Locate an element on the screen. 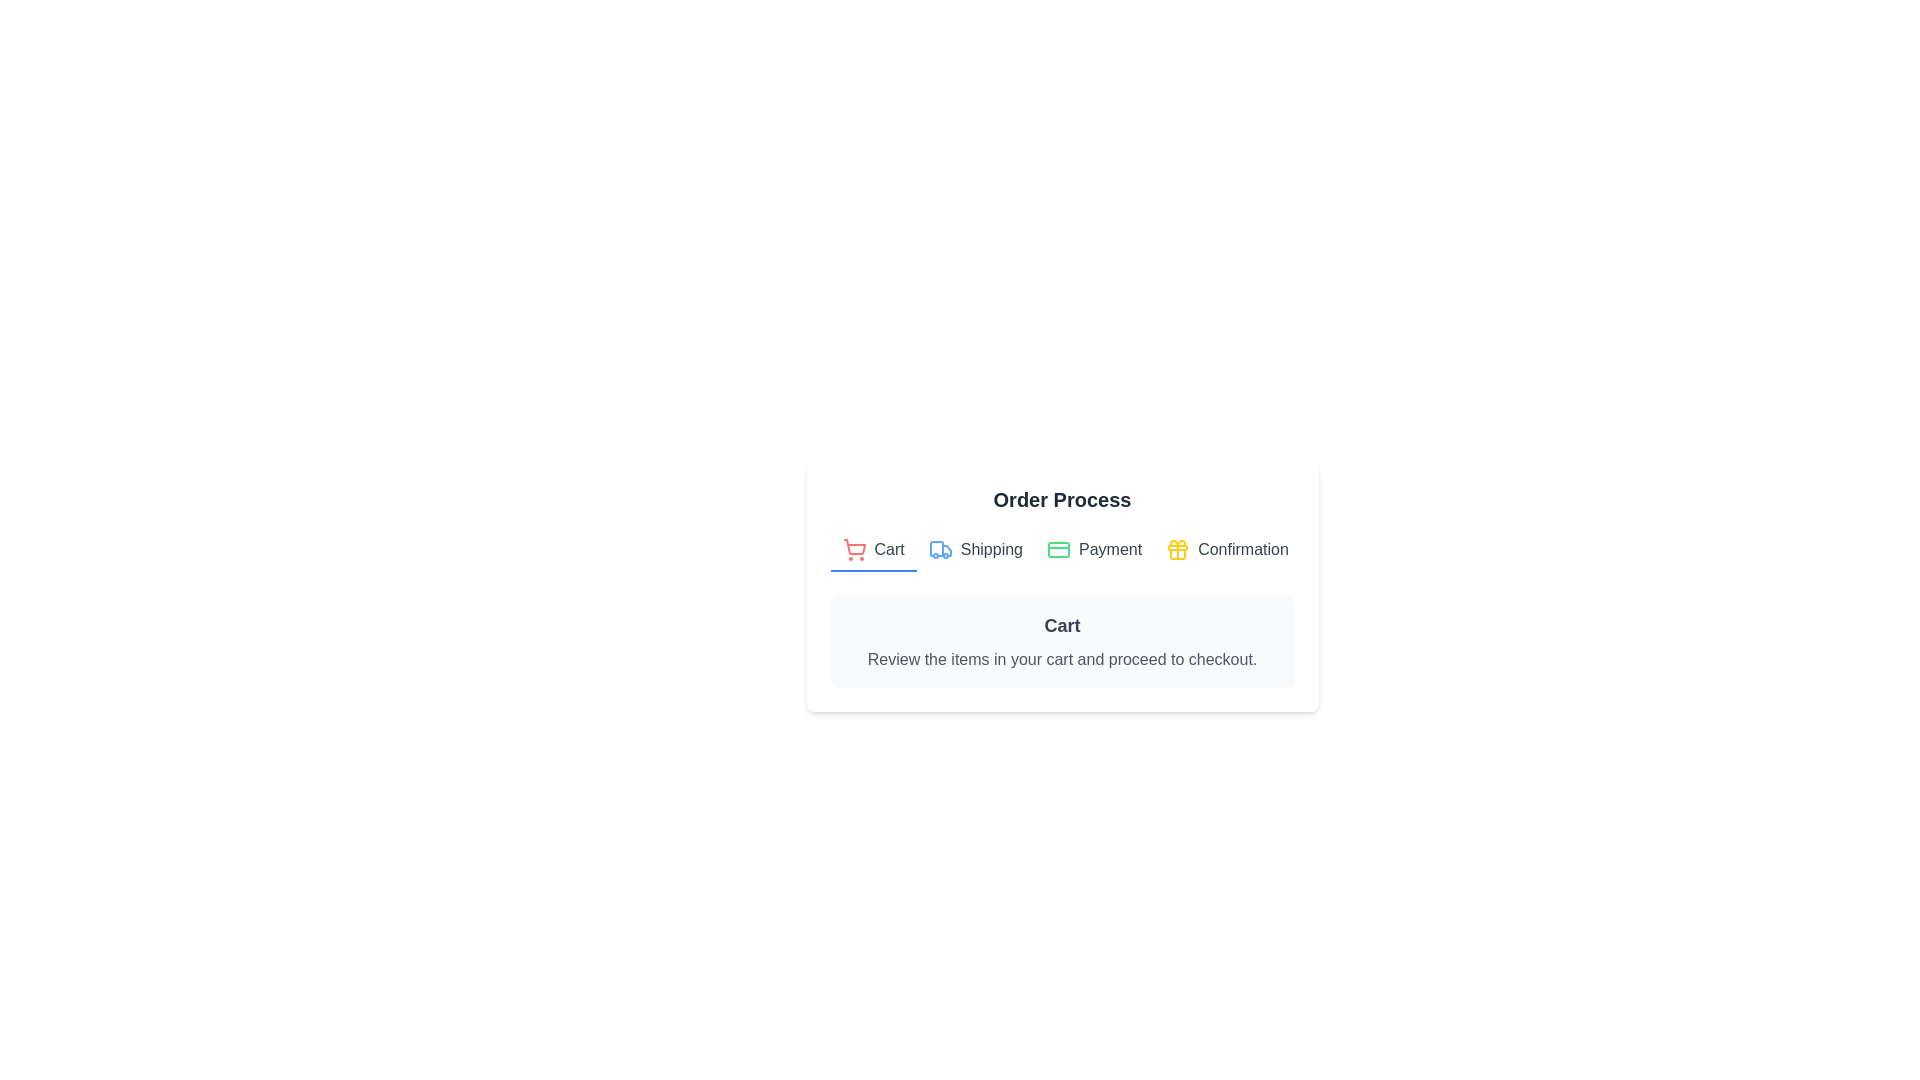  the Shipping tab to navigate to the corresponding step is located at coordinates (975, 551).